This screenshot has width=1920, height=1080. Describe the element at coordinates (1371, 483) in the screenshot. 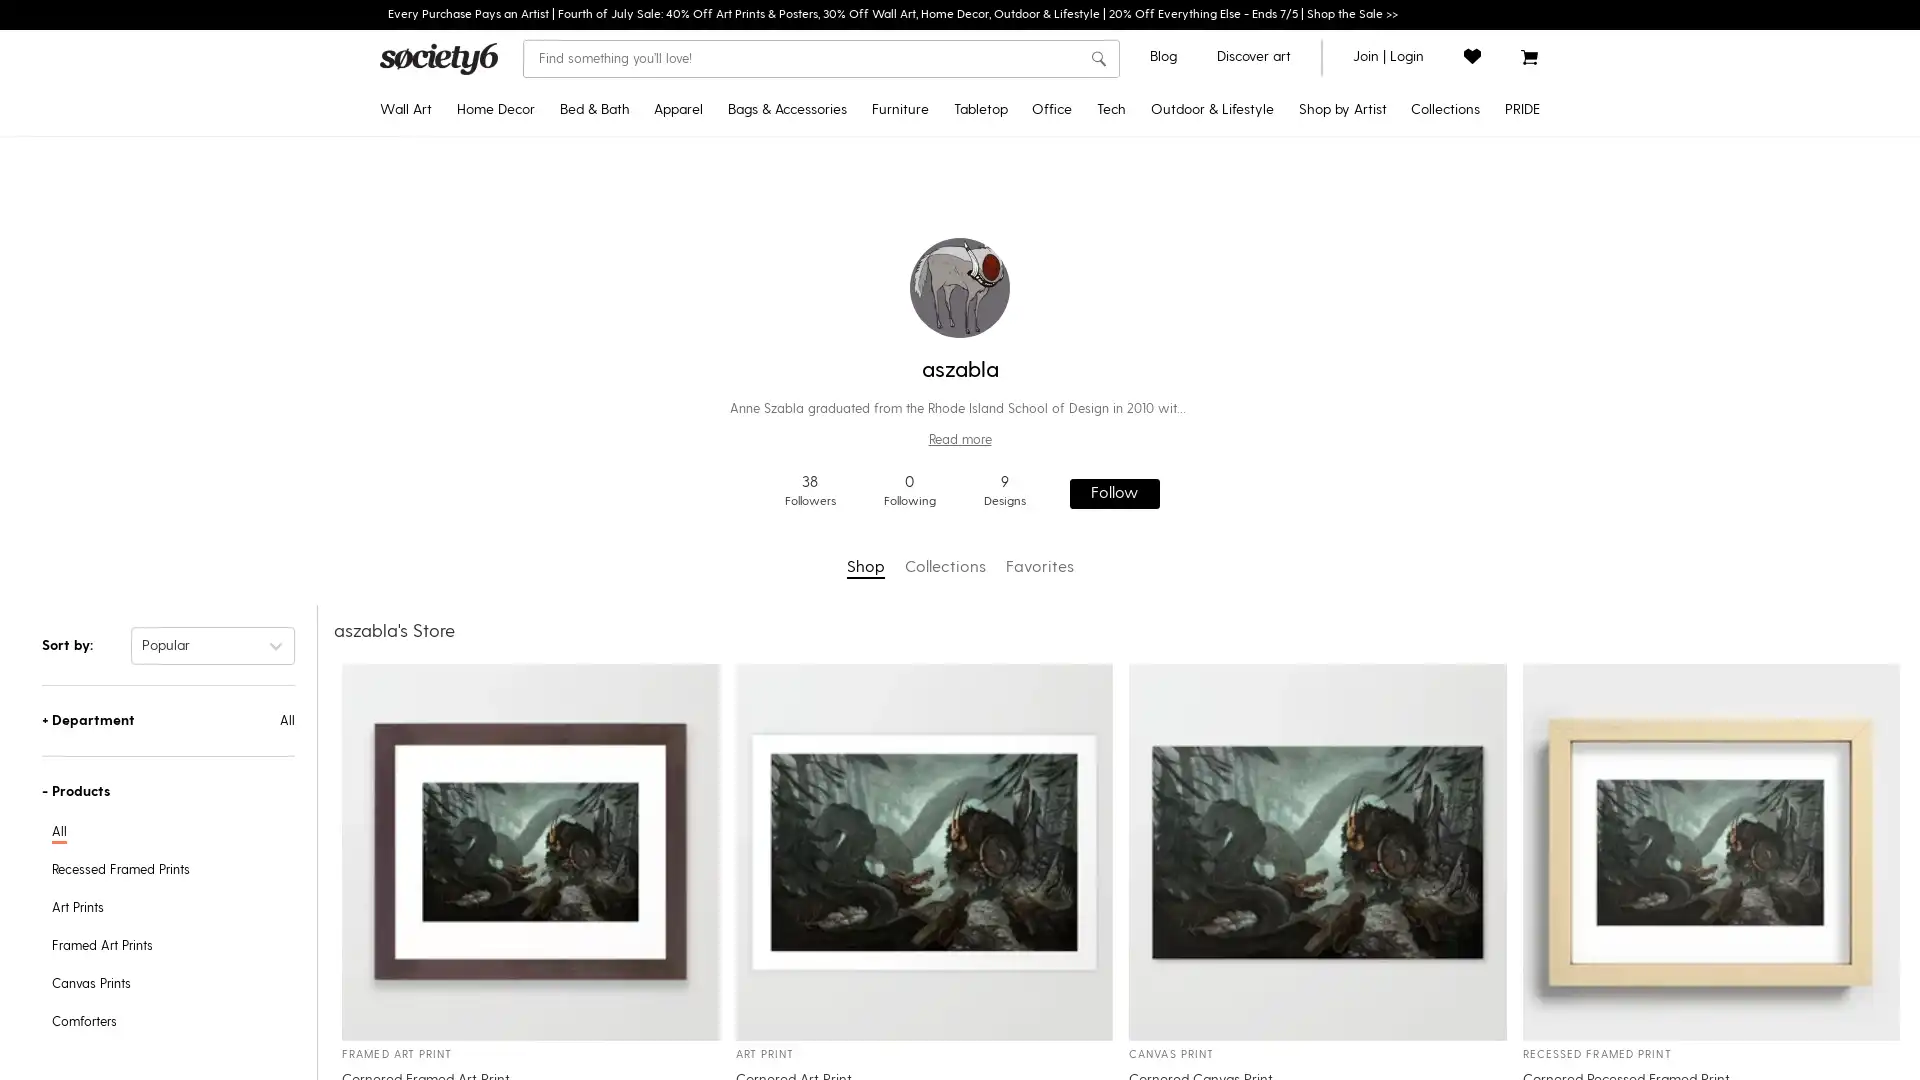

I see `Yoga & Mindfulness` at that location.